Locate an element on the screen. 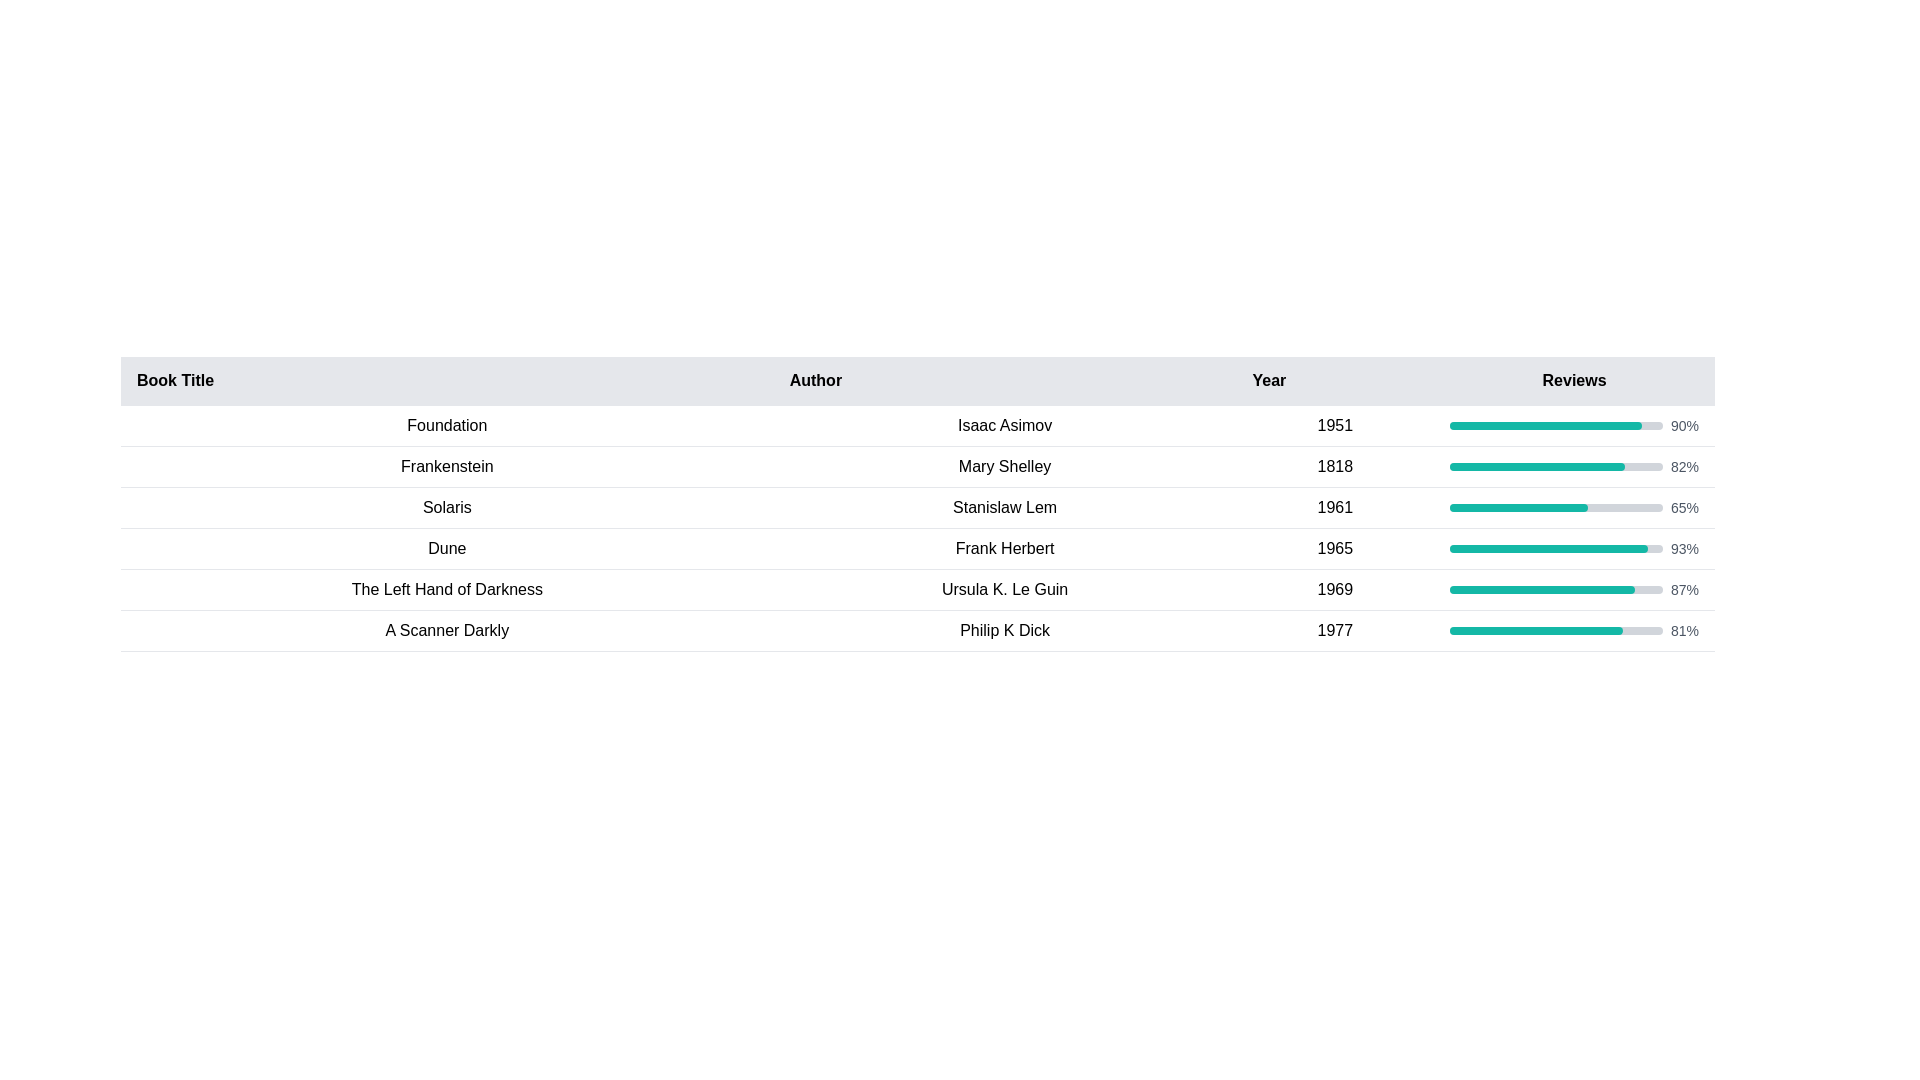 The width and height of the screenshot is (1920, 1080). to select the second row of the table that presents detailed information about the book 'Frankenstein', highlighting its title, author, publication year, and review score is located at coordinates (916, 466).